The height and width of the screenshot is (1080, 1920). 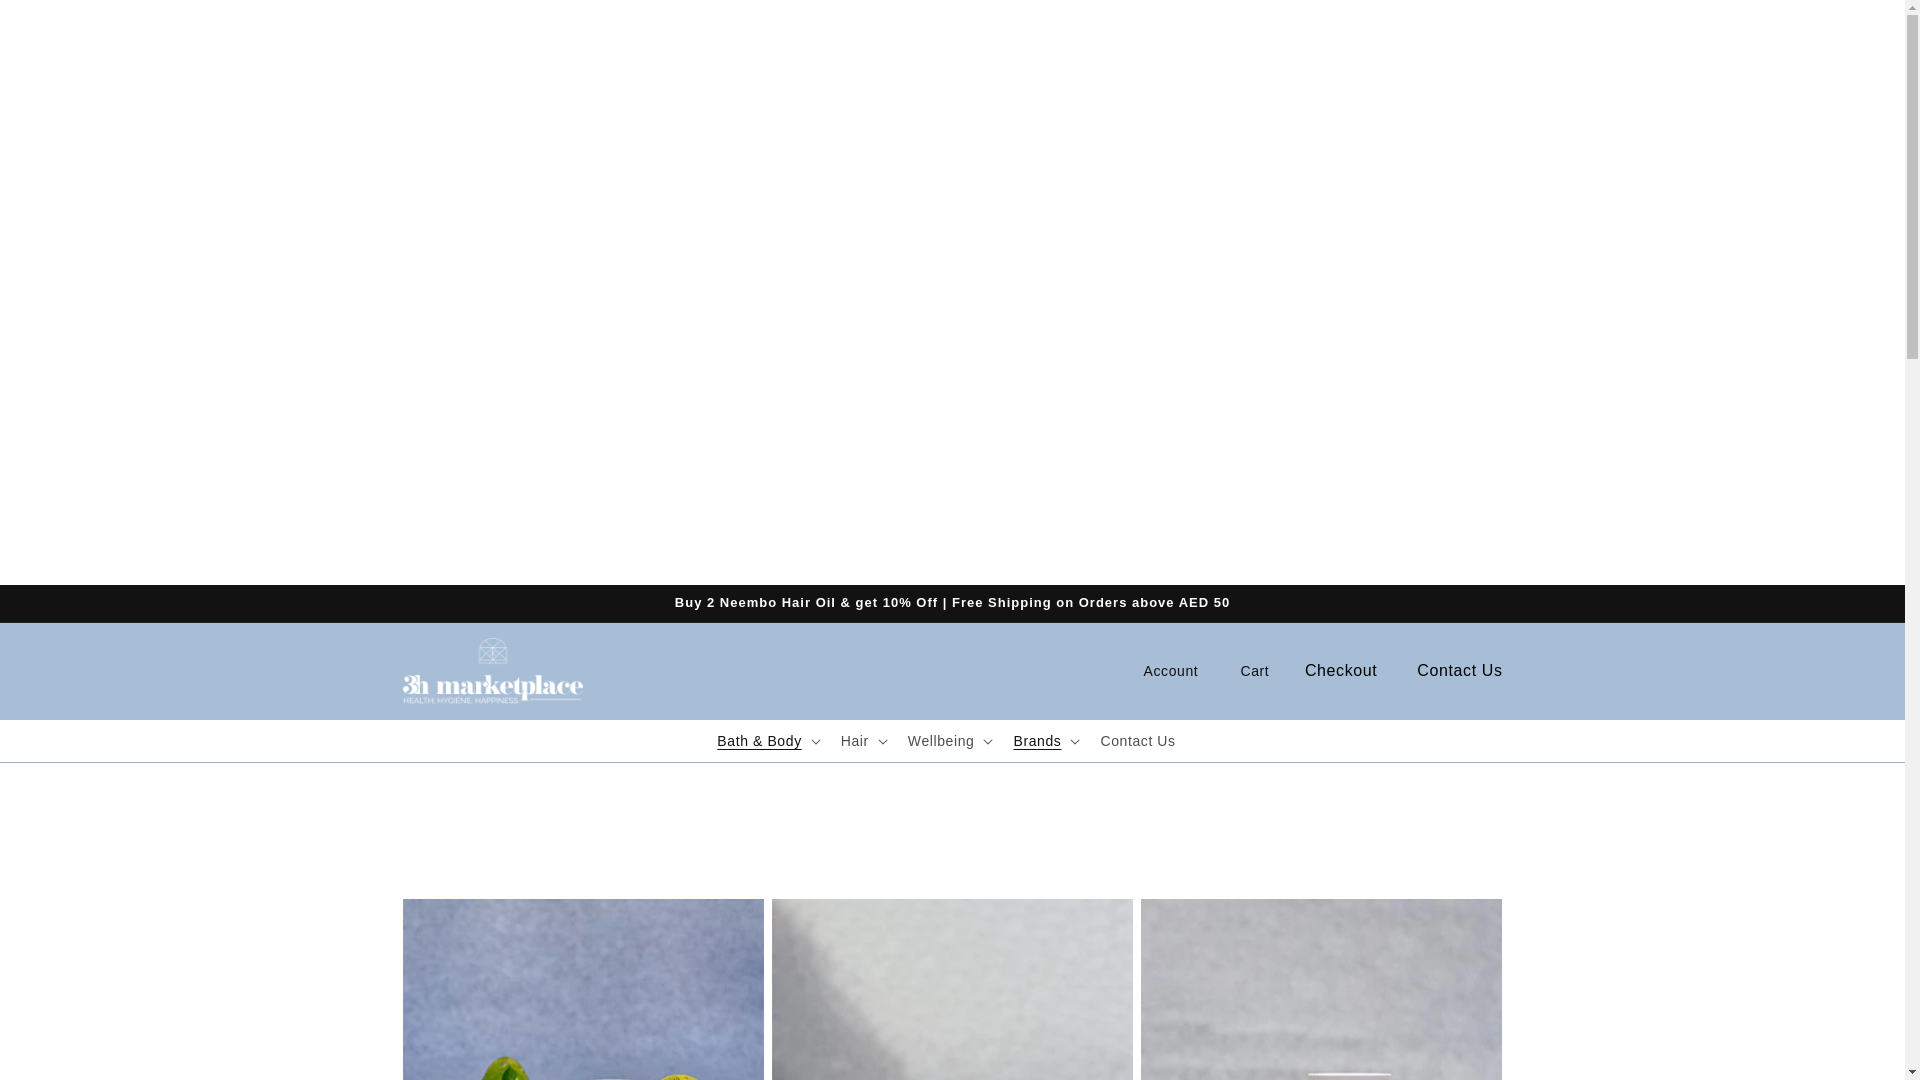 I want to click on 'Checkout', so click(x=1340, y=671).